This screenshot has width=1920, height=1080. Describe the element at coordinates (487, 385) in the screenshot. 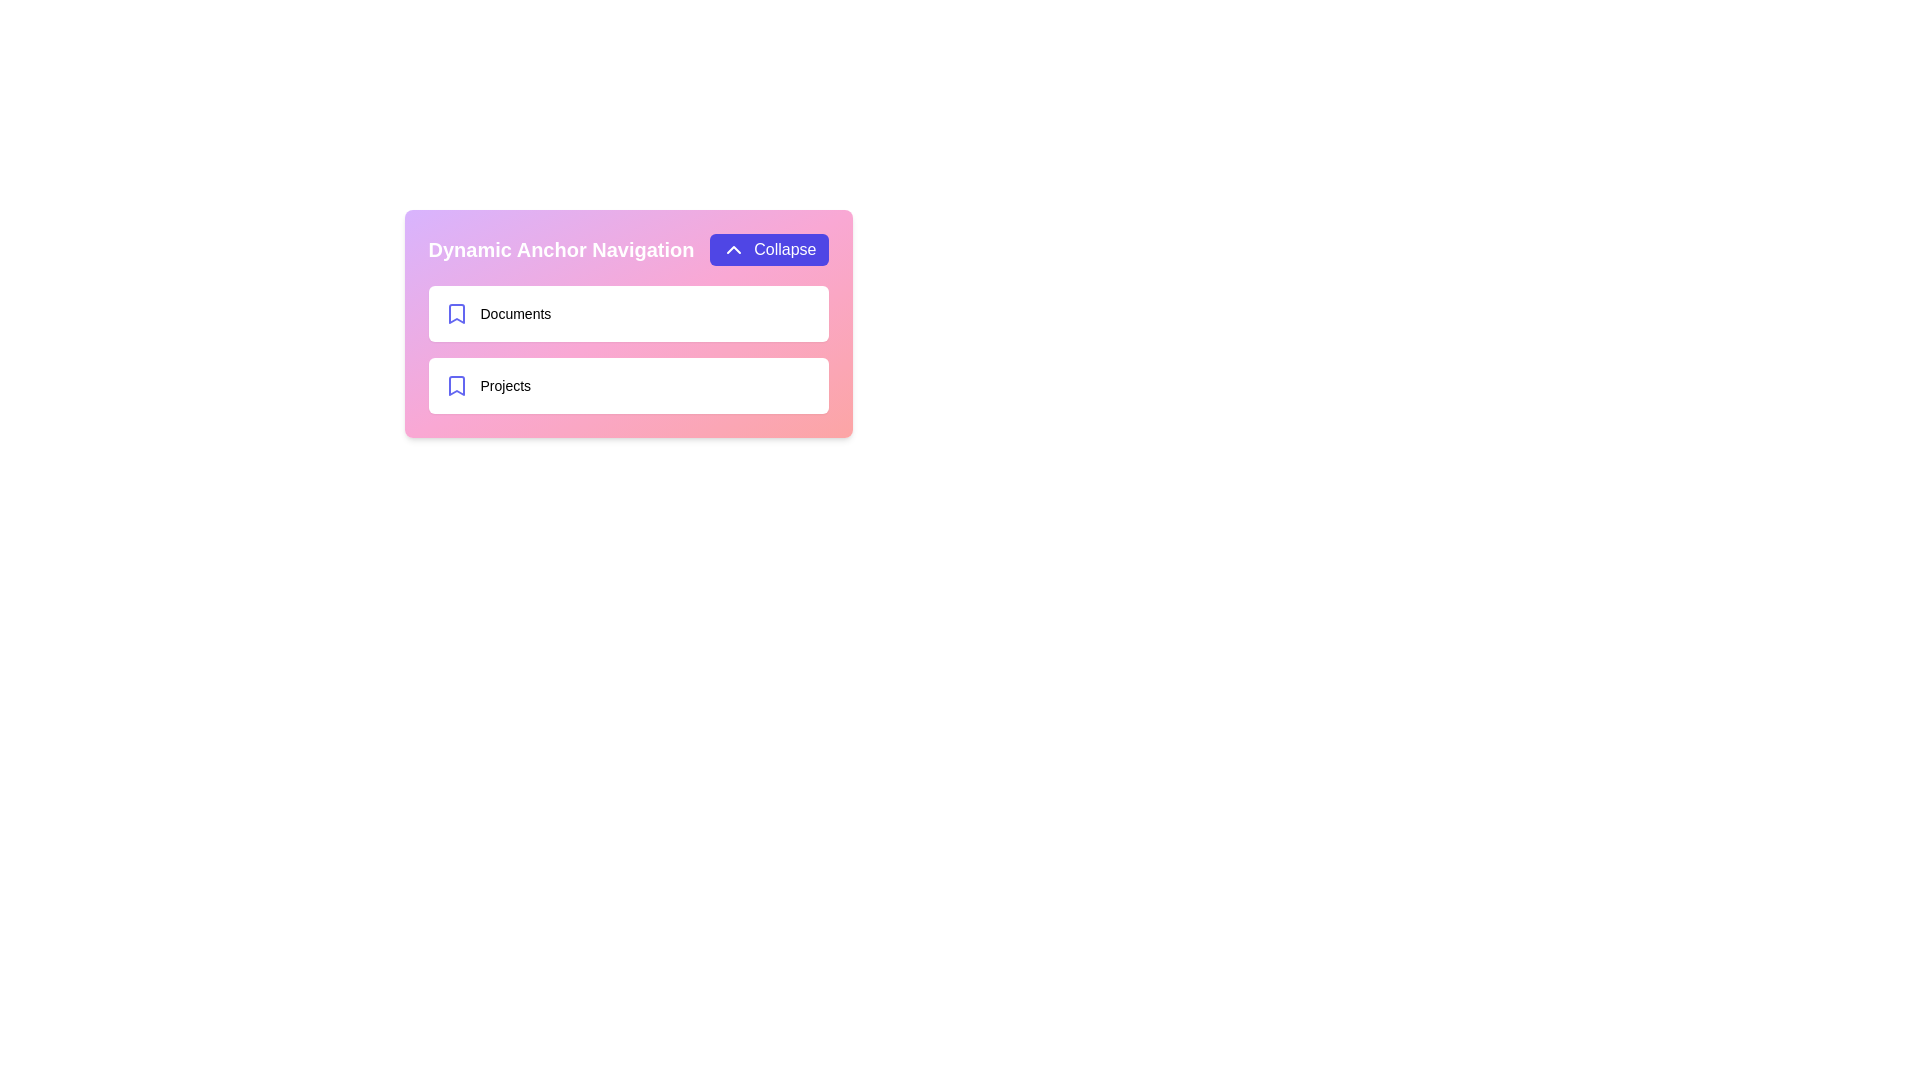

I see `the 'Projects' interactive link component, which features a black text labeled 'Projects' next to a blue bookmark icon` at that location.